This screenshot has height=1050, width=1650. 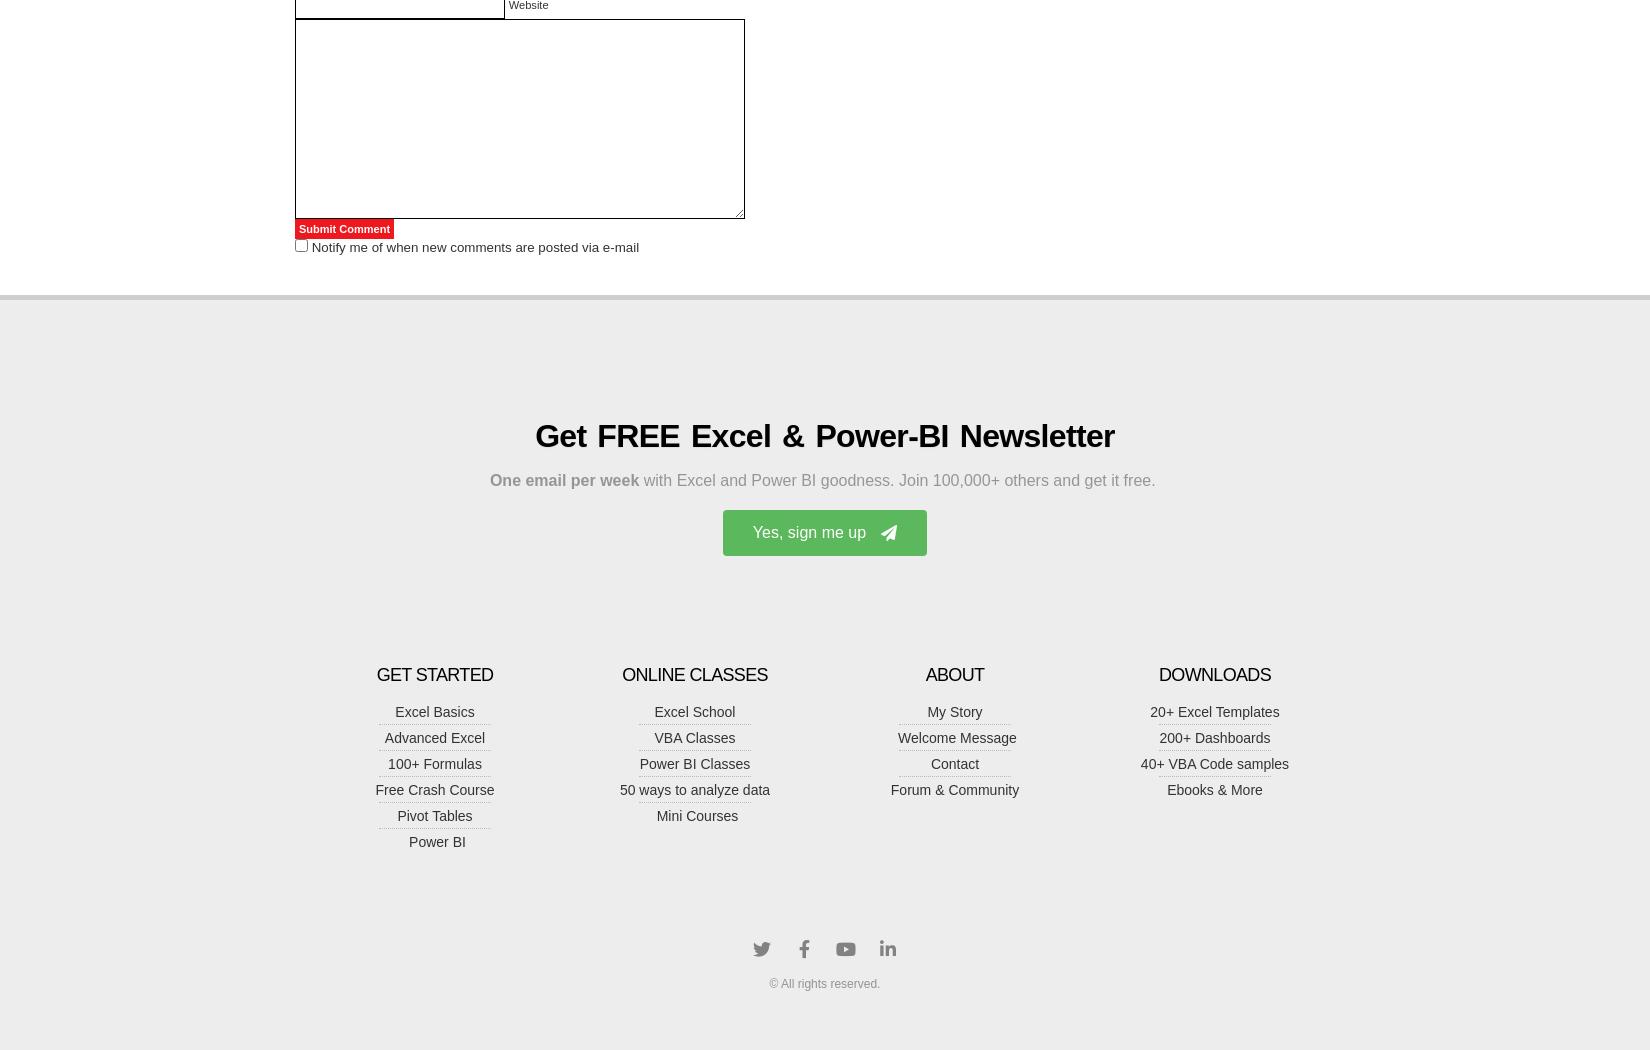 What do you see at coordinates (539, 92) in the screenshot?
I see `'[...] 35 Cool Visualizations on 2008 US Presidential Election - Obama vs…. [...]'` at bounding box center [539, 92].